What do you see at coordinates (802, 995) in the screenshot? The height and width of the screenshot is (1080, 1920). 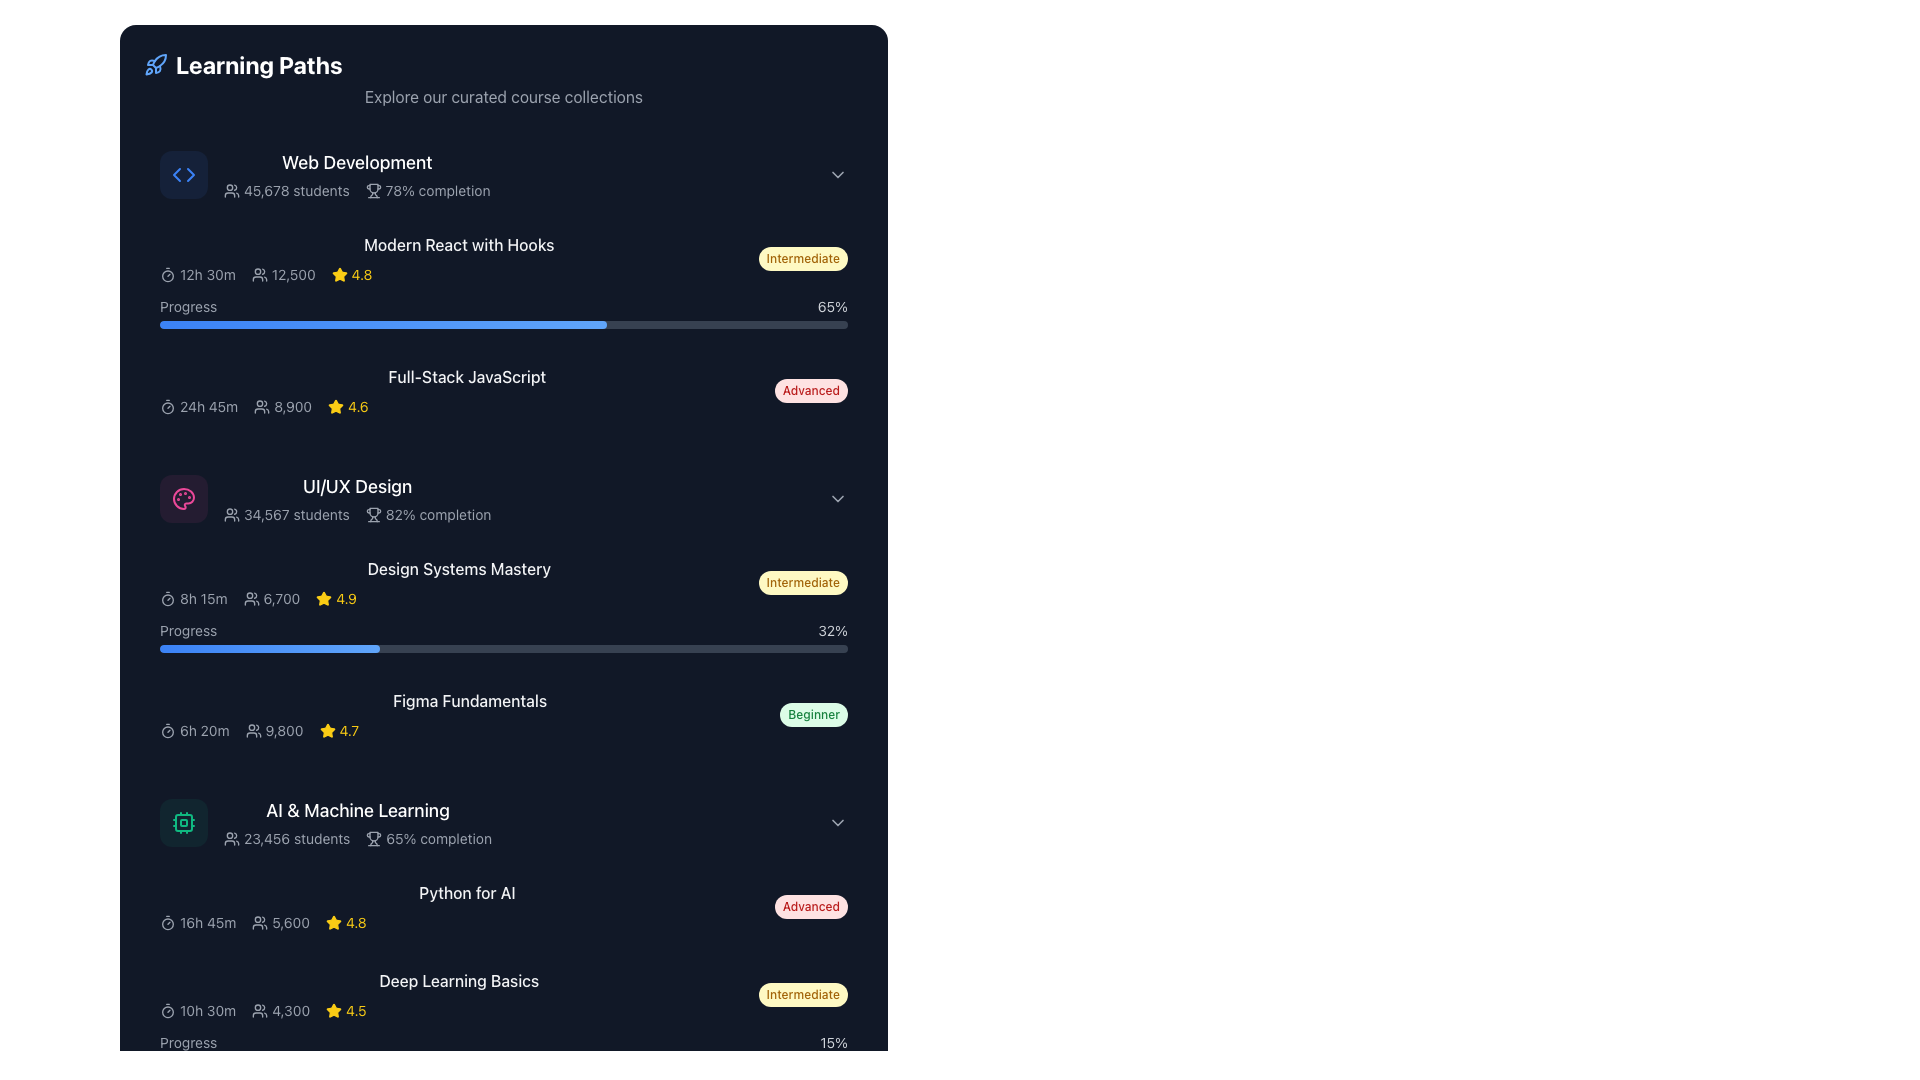 I see `'Intermediate' label on the Badge indicating the difficulty level of the 'Deep Learning Basics' course, positioned at the bottom-right corner of the section` at bounding box center [802, 995].